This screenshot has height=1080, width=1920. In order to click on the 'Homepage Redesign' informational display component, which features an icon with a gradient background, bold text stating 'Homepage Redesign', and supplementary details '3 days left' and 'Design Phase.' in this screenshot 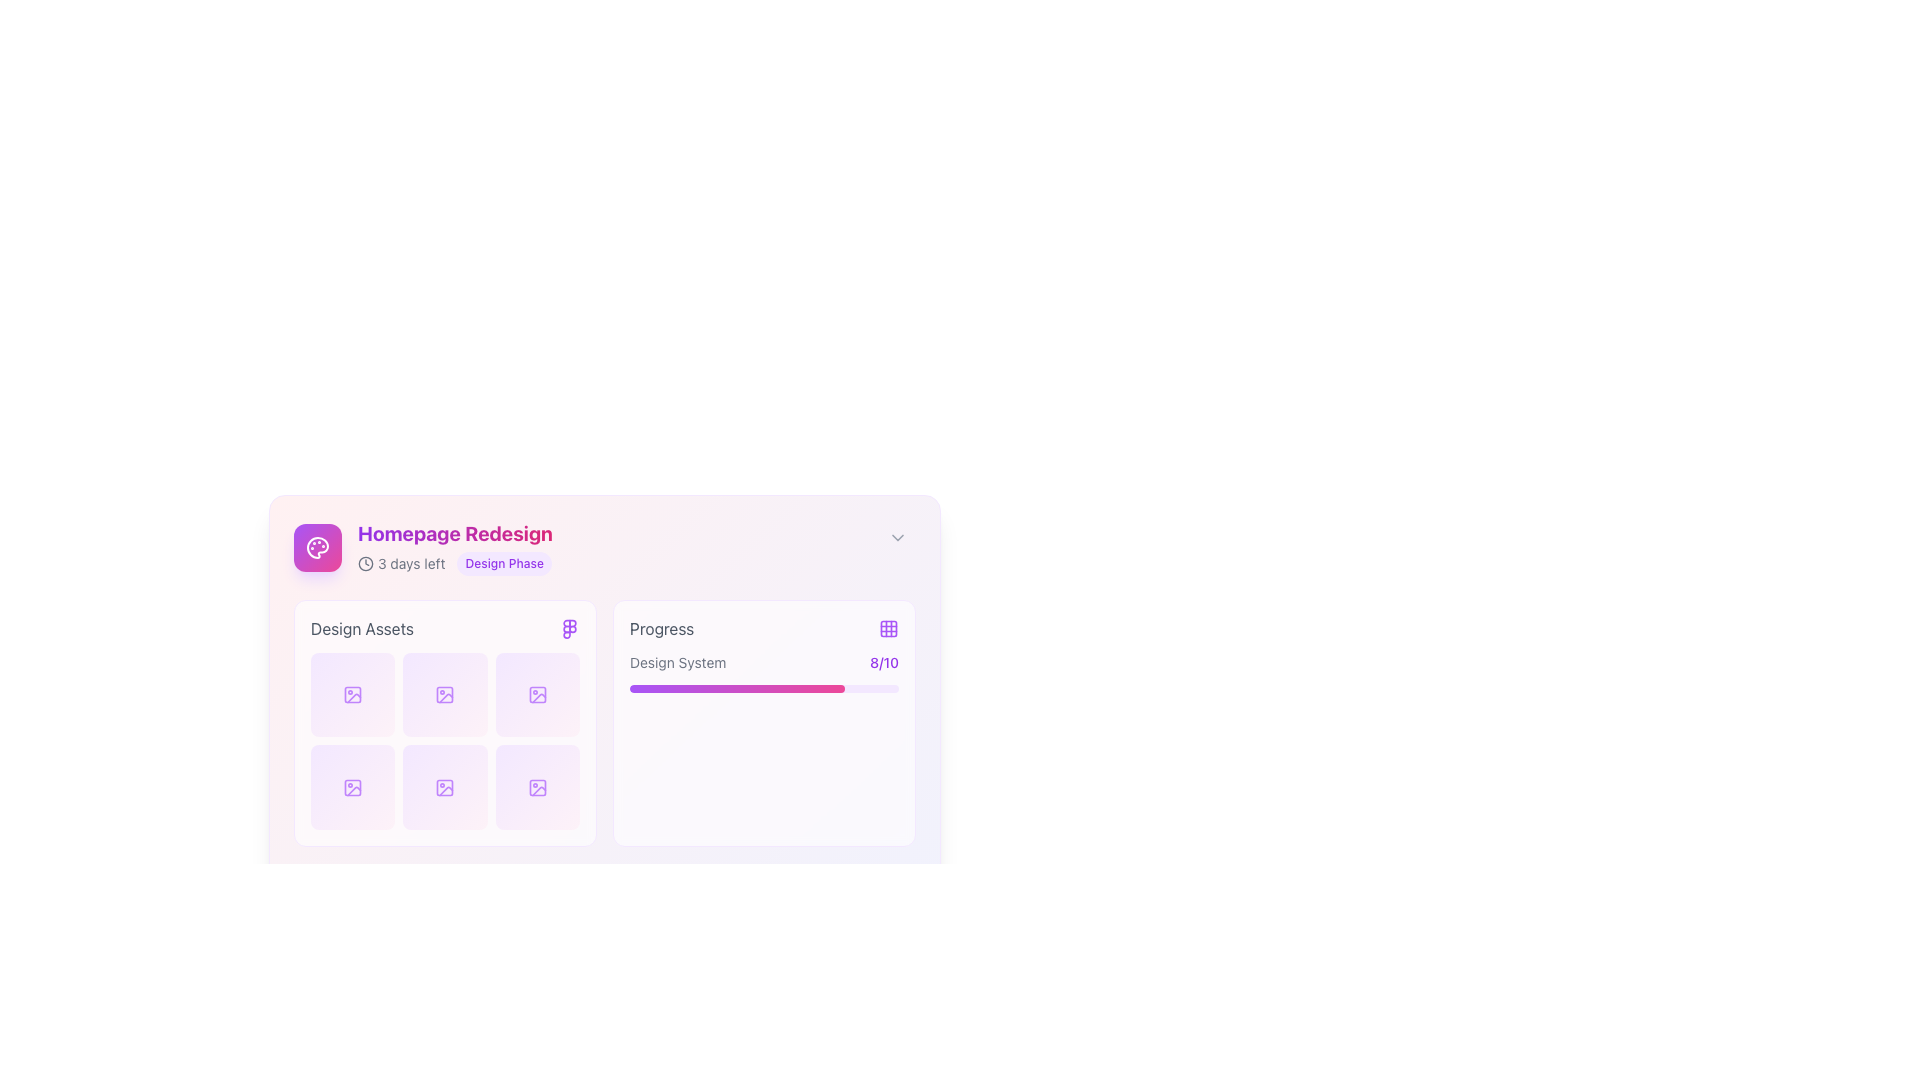, I will do `click(422, 547)`.